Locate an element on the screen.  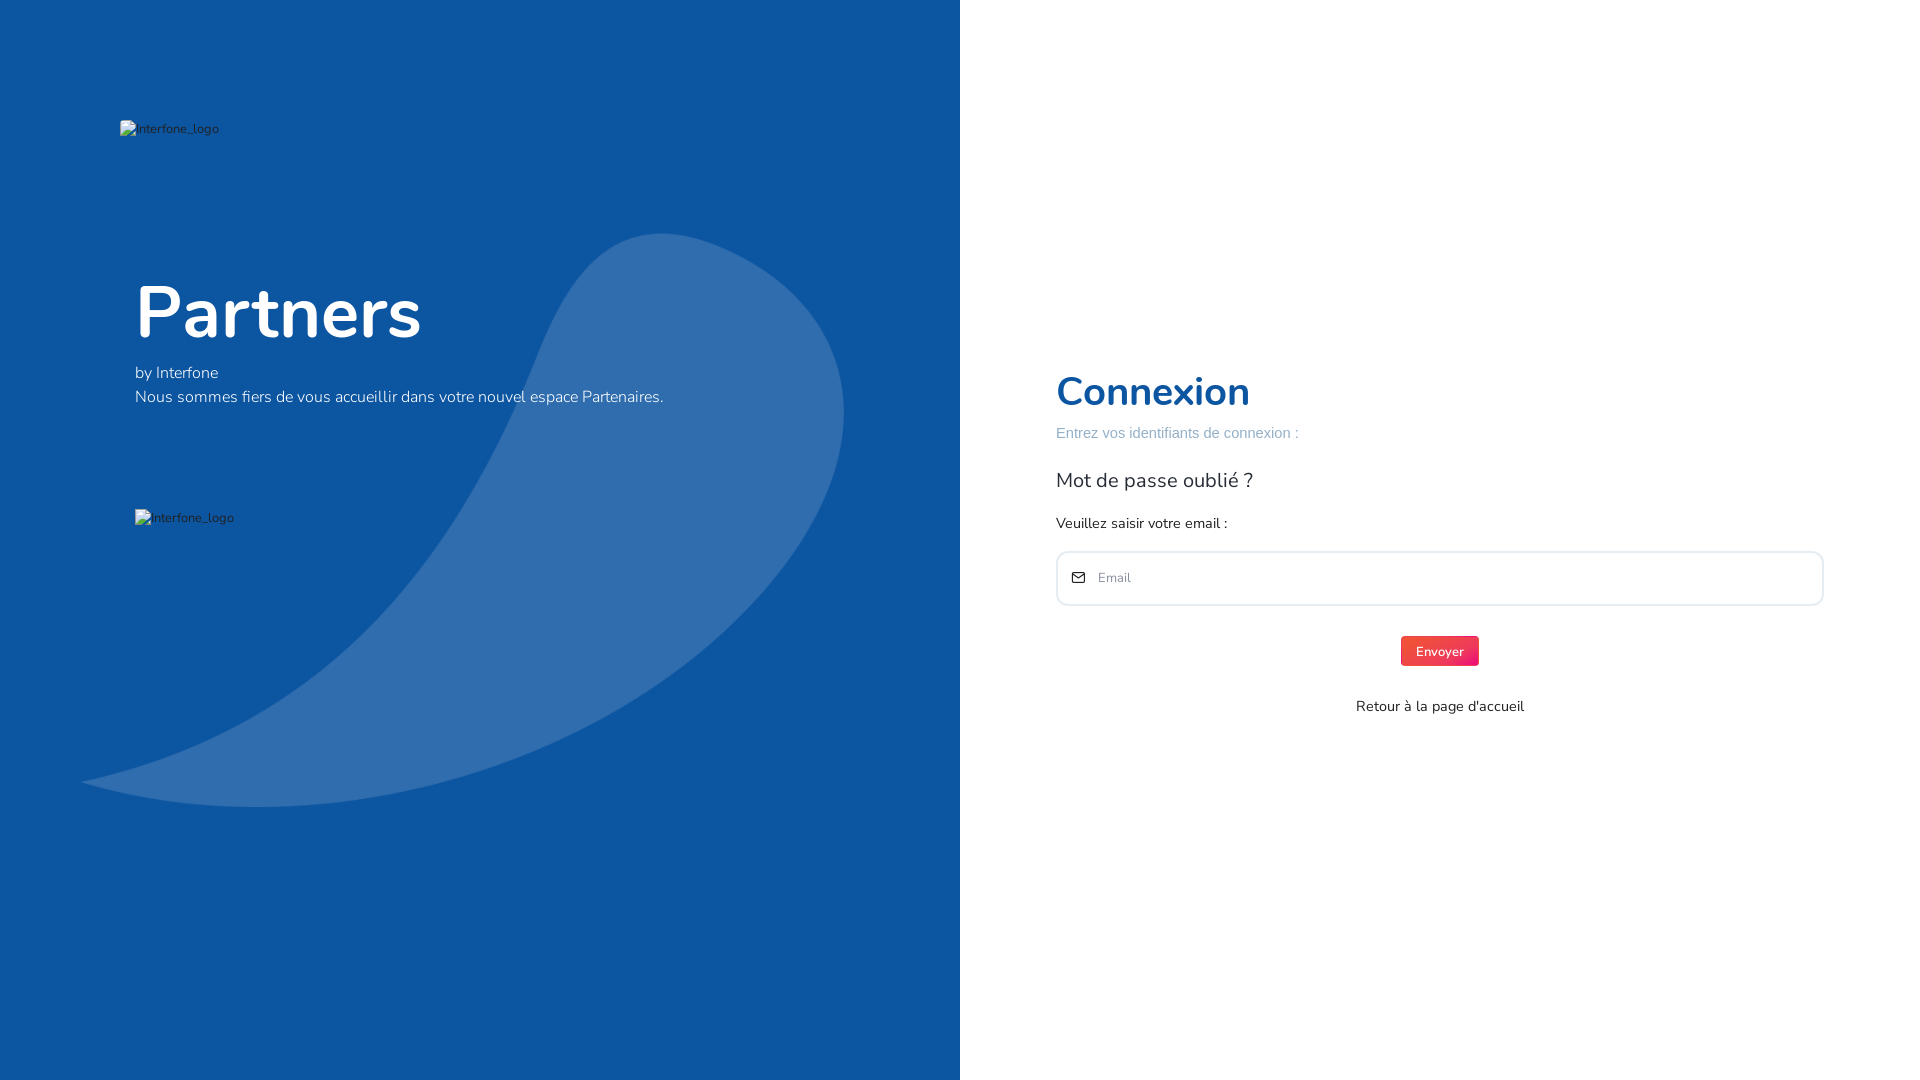
'Envoyer' is located at coordinates (1440, 651).